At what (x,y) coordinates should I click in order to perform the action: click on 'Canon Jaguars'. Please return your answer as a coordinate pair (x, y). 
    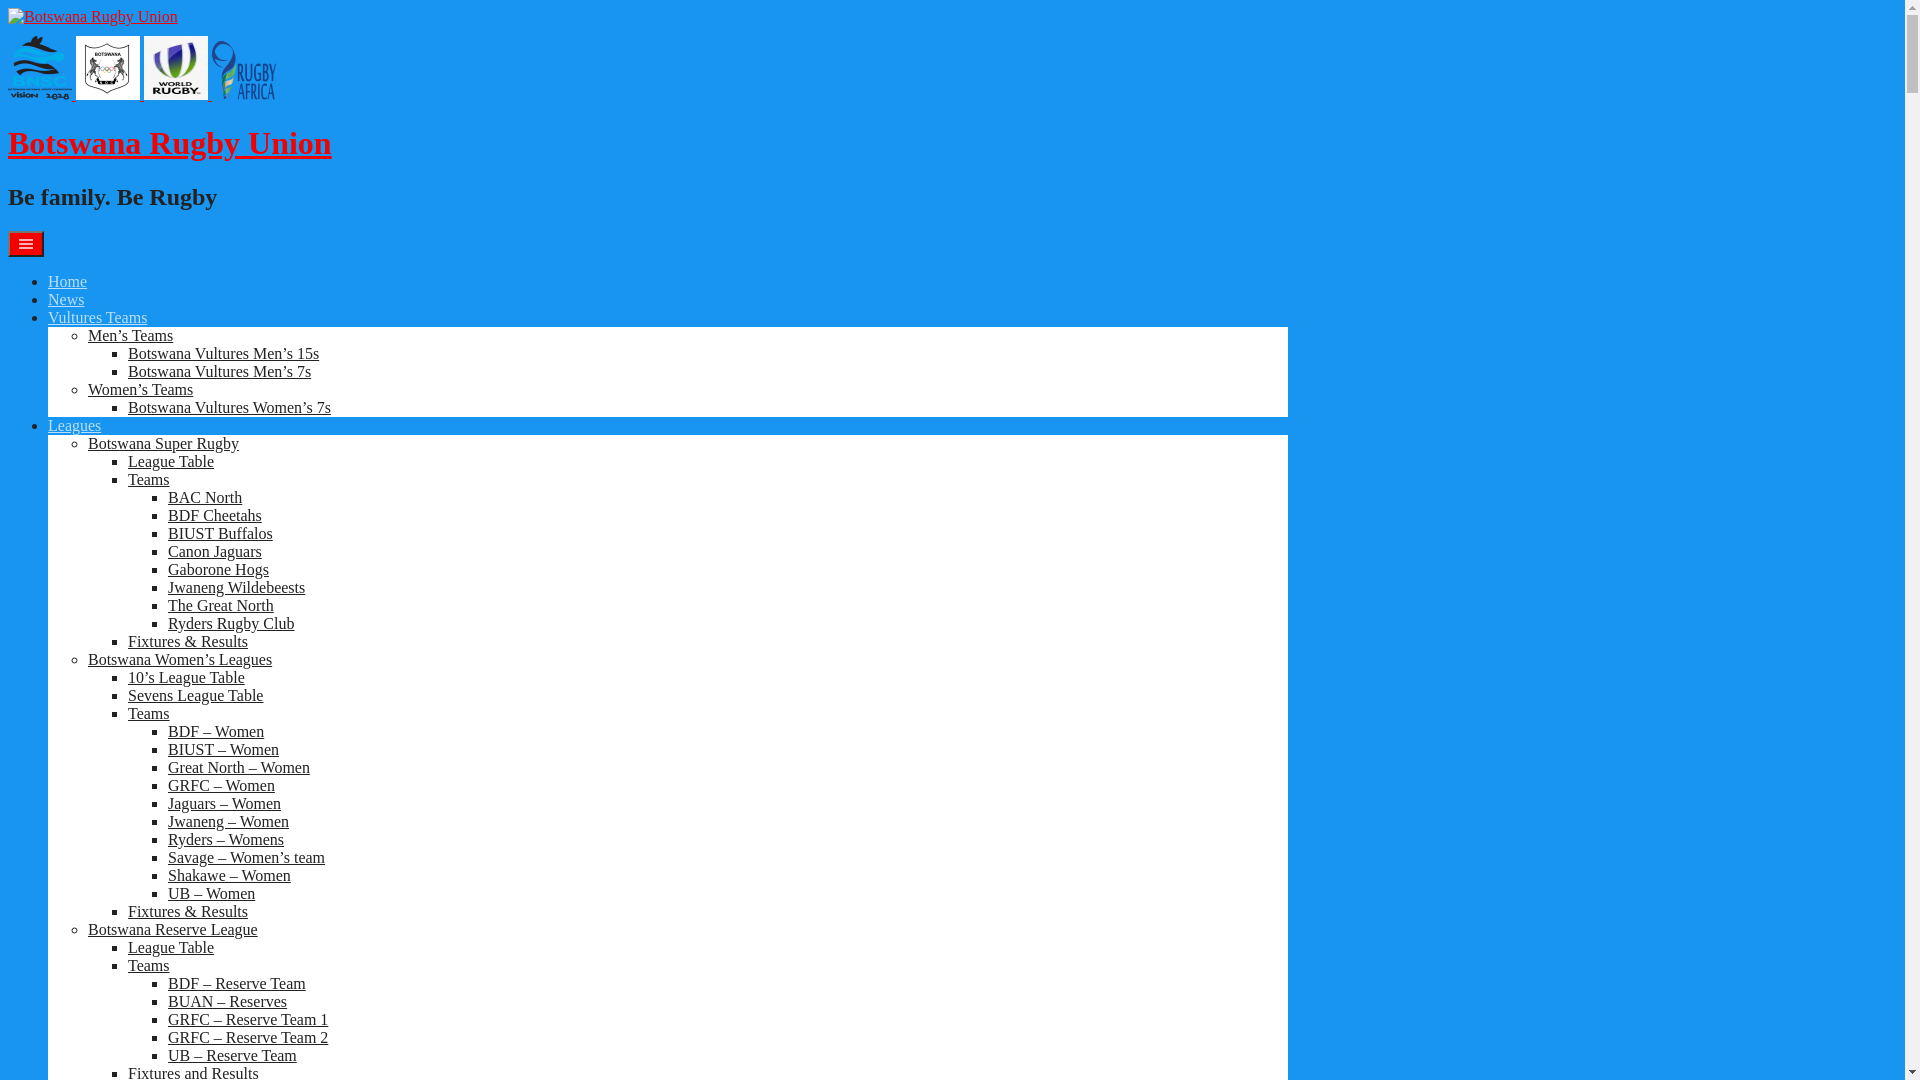
    Looking at the image, I should click on (168, 551).